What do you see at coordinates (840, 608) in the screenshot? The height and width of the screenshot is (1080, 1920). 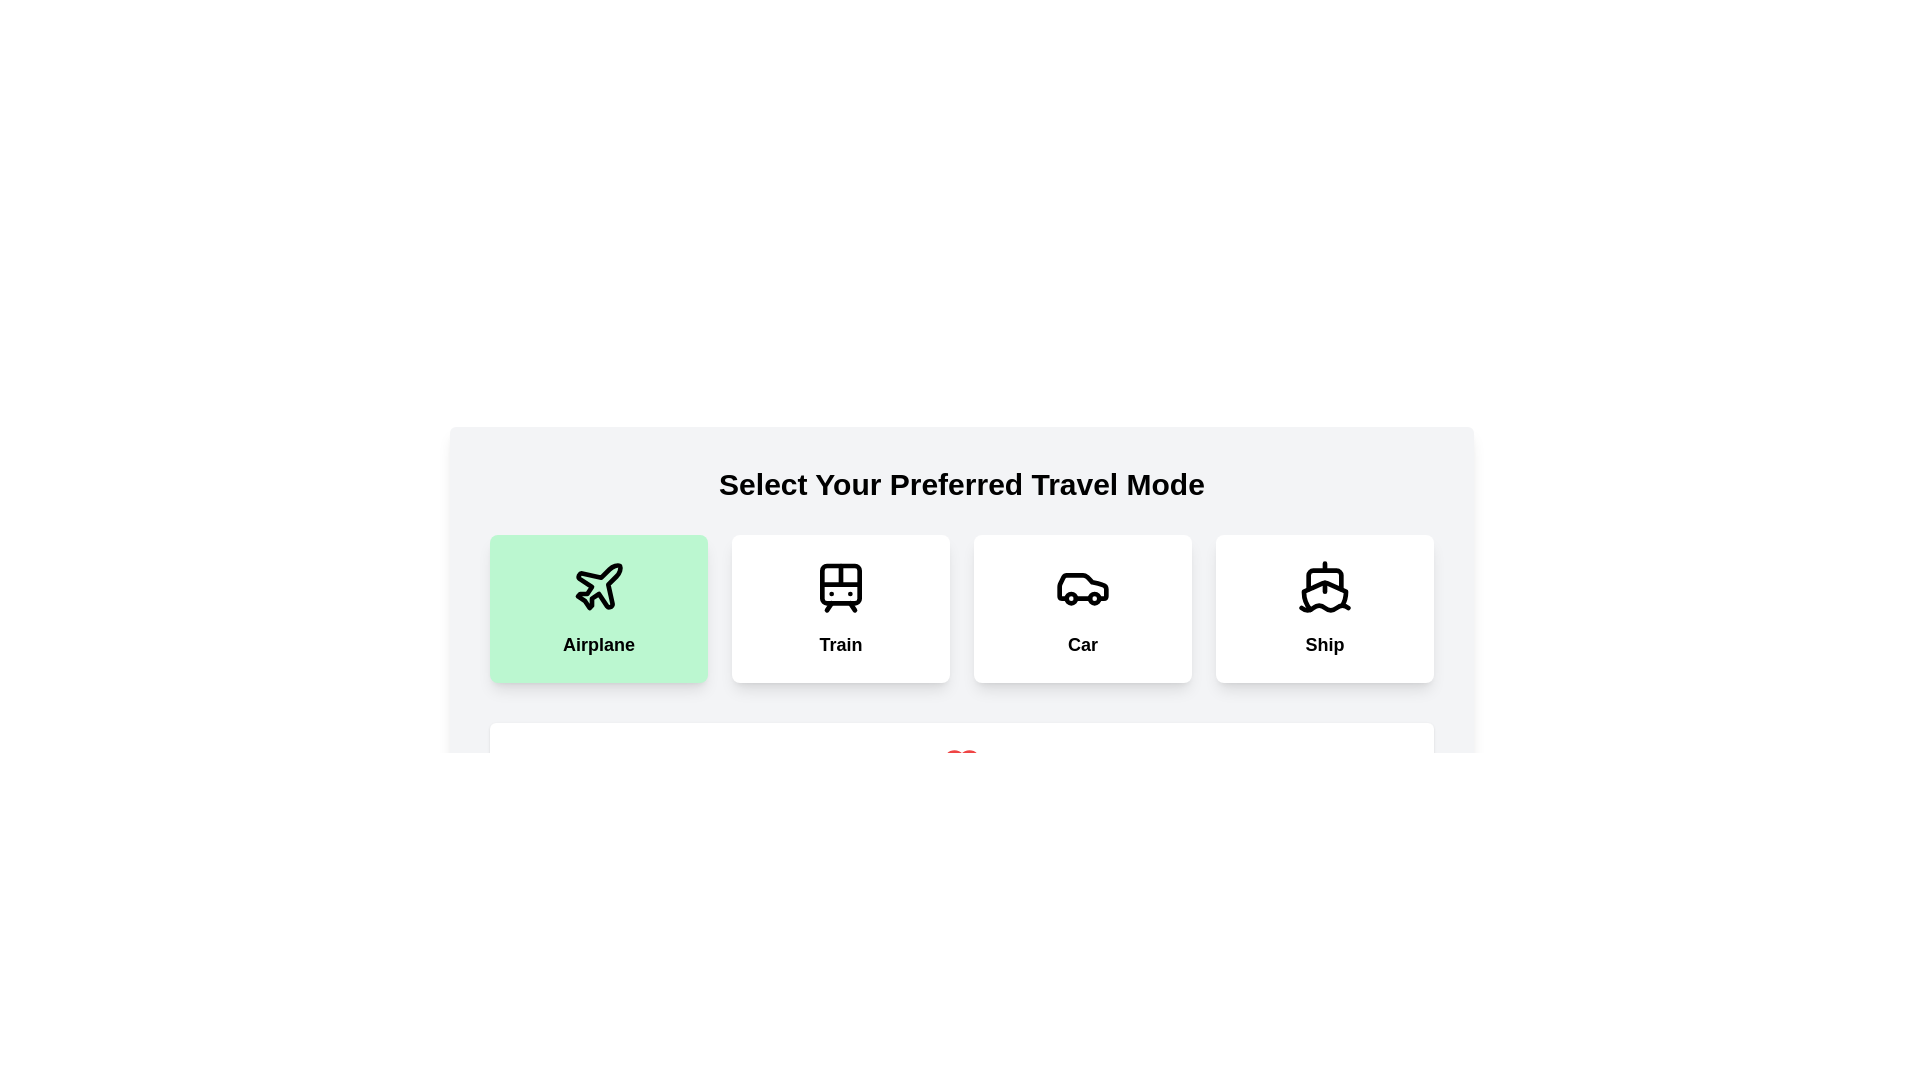 I see `the 'Train' interactive card to observe the hover effects, which is the second card in a row of travel options` at bounding box center [840, 608].